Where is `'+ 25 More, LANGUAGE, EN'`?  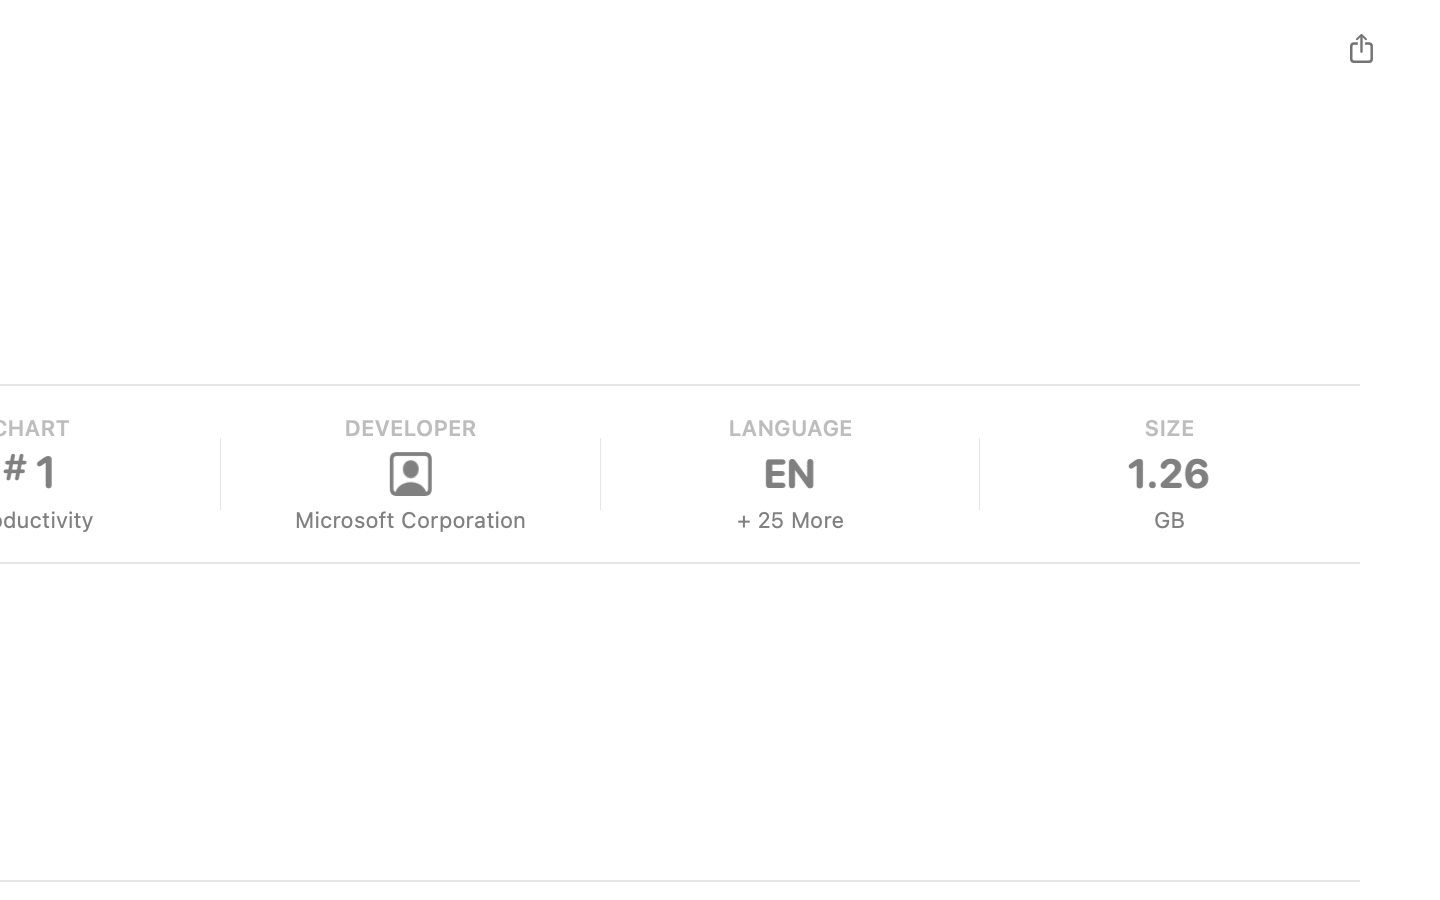 '+ 25 More, LANGUAGE, EN' is located at coordinates (788, 473).